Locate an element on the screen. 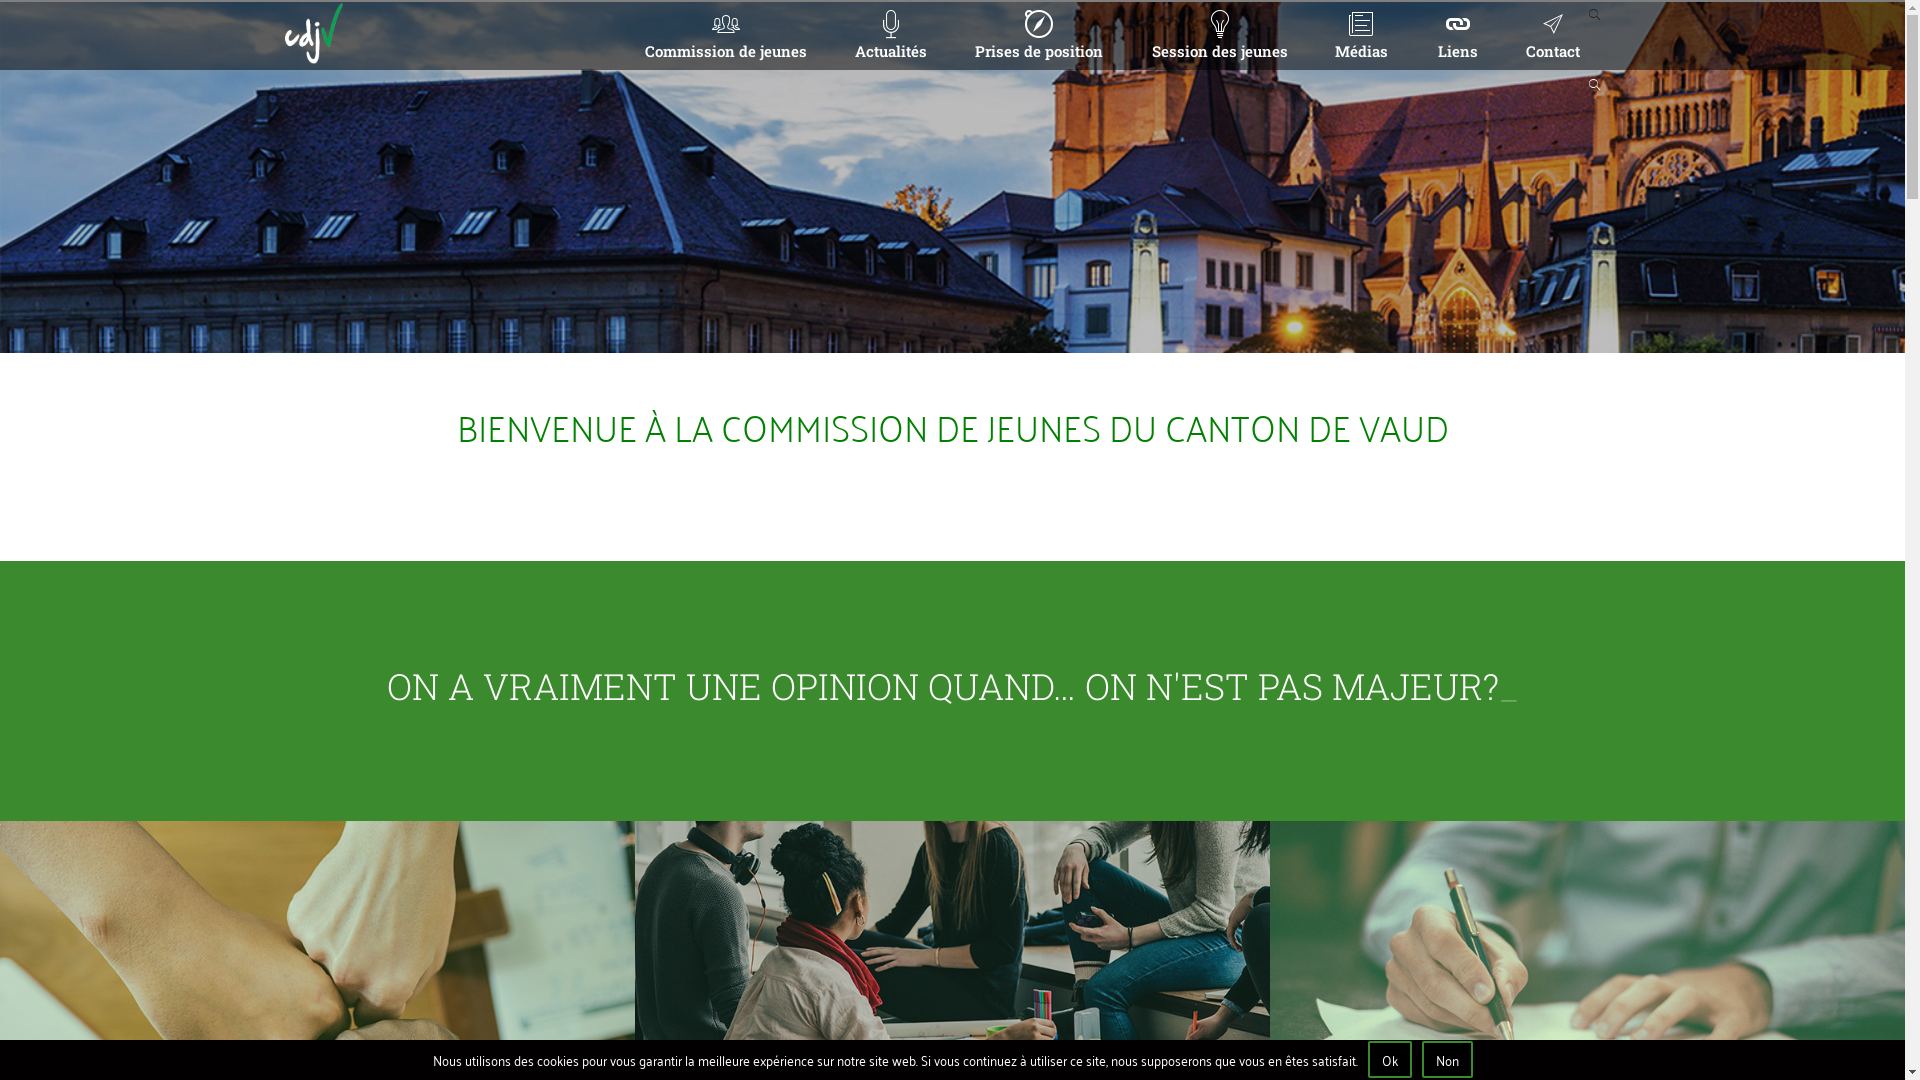 Image resolution: width=1920 pixels, height=1080 pixels. 'Contact' is located at coordinates (1550, 34).